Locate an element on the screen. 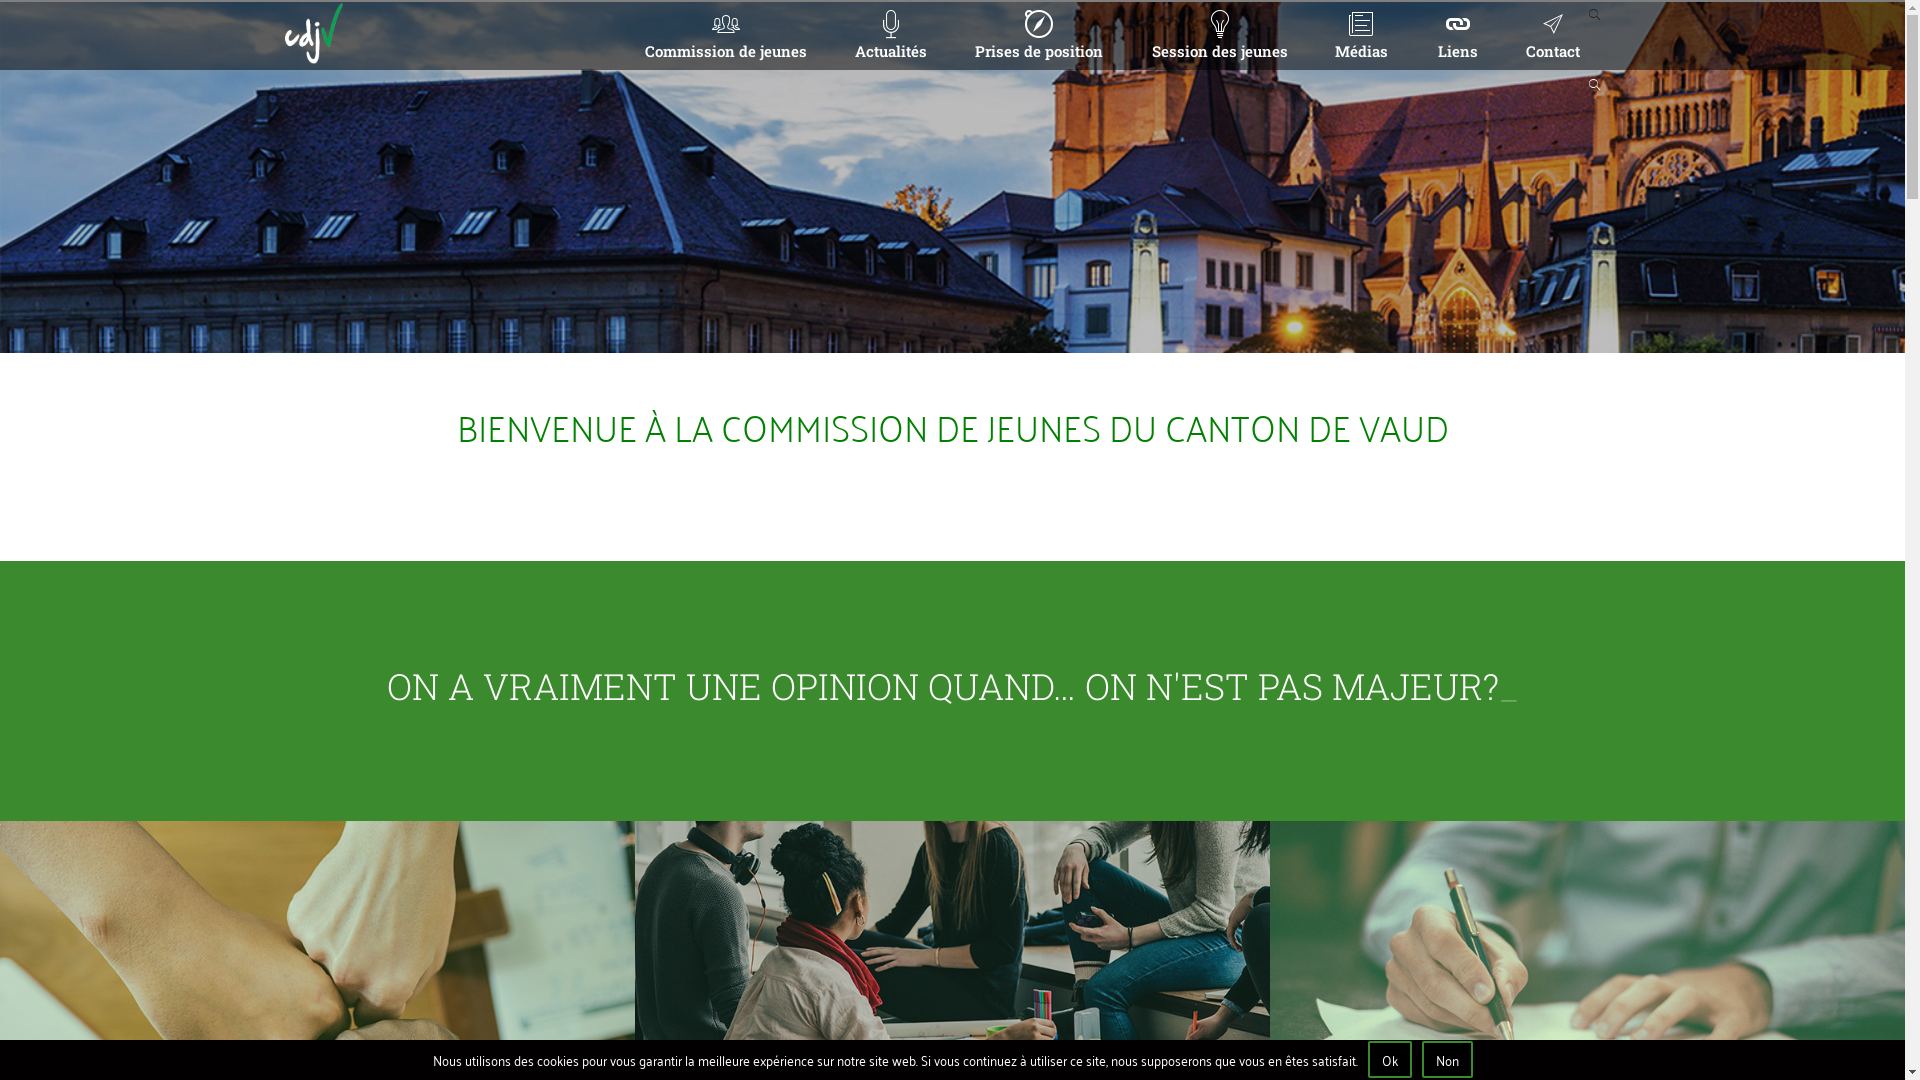 Image resolution: width=1920 pixels, height=1080 pixels. 'Contact' is located at coordinates (1550, 34).